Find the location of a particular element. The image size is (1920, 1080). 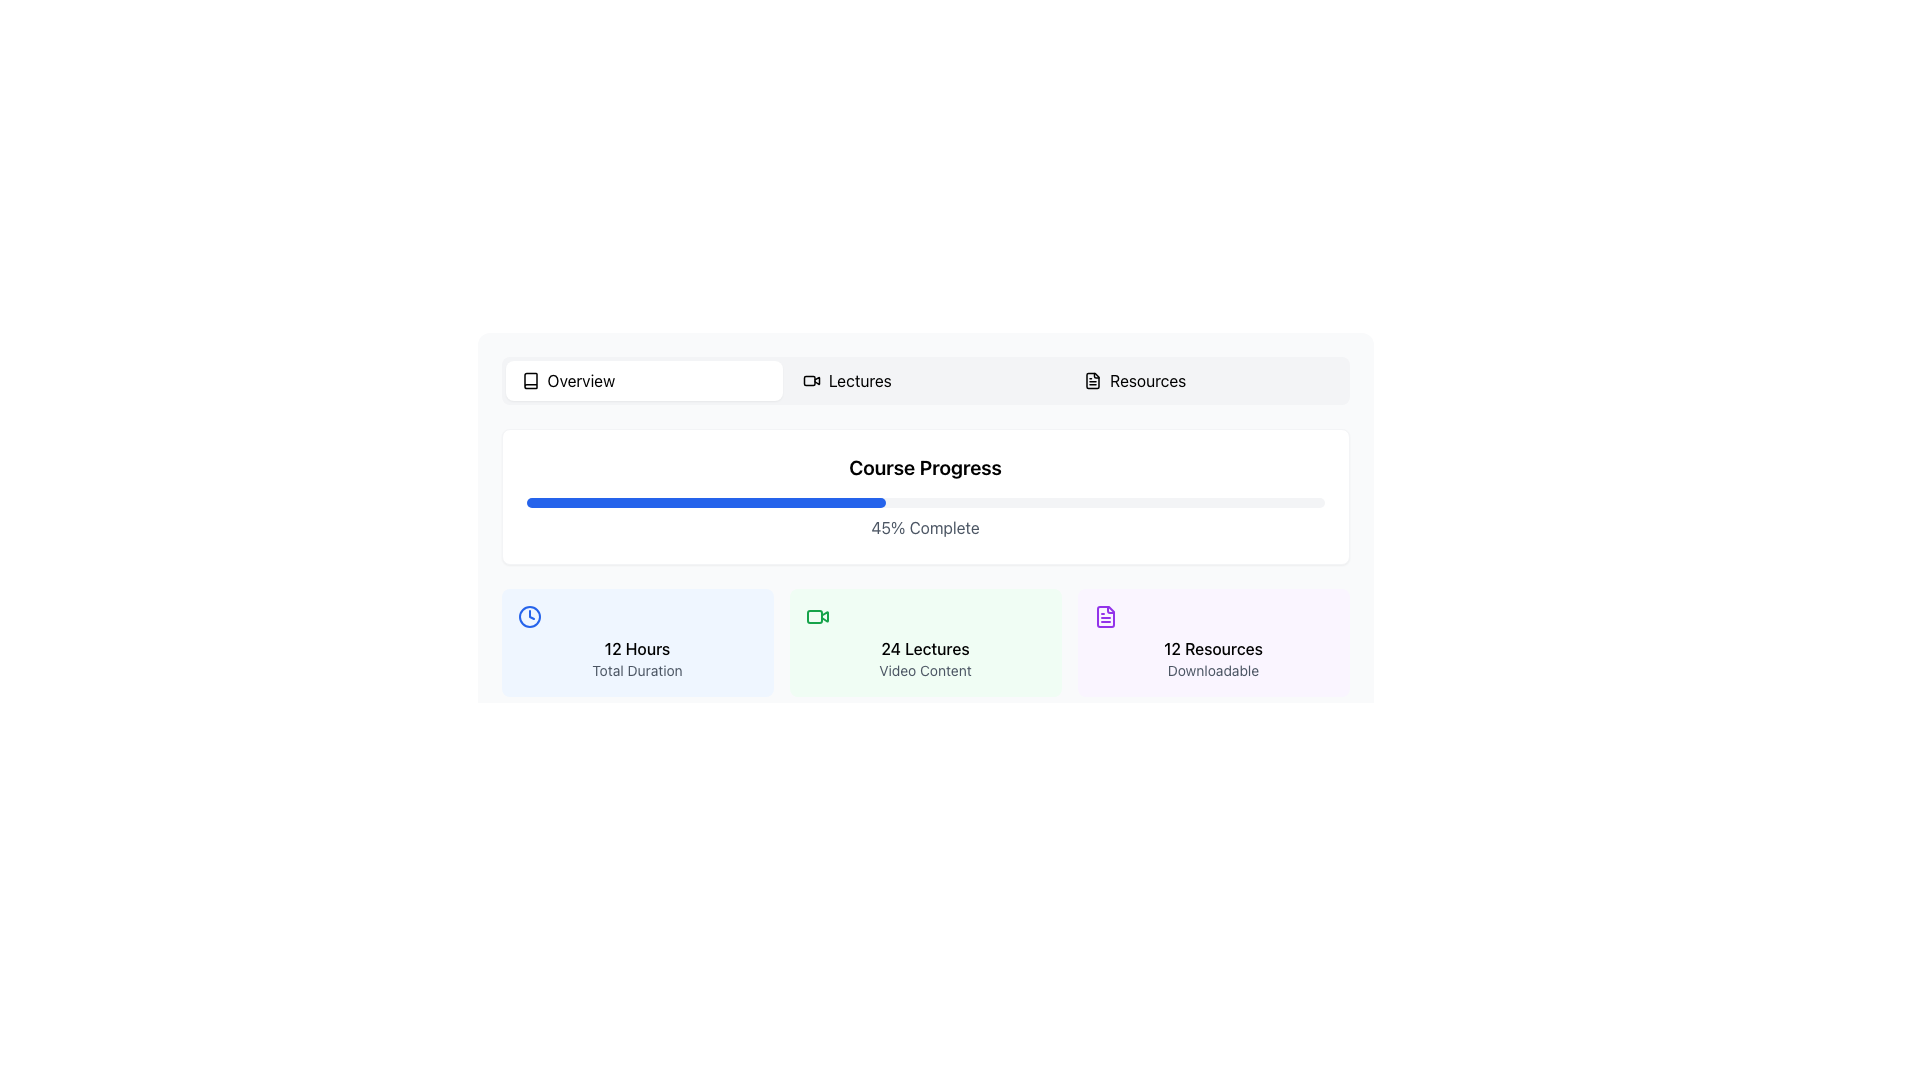

the 'Lectures' section of the navigation bar, which is styled with a light gray background and contains icons for 'Overview', 'Lectures', and 'Resources' is located at coordinates (924, 381).